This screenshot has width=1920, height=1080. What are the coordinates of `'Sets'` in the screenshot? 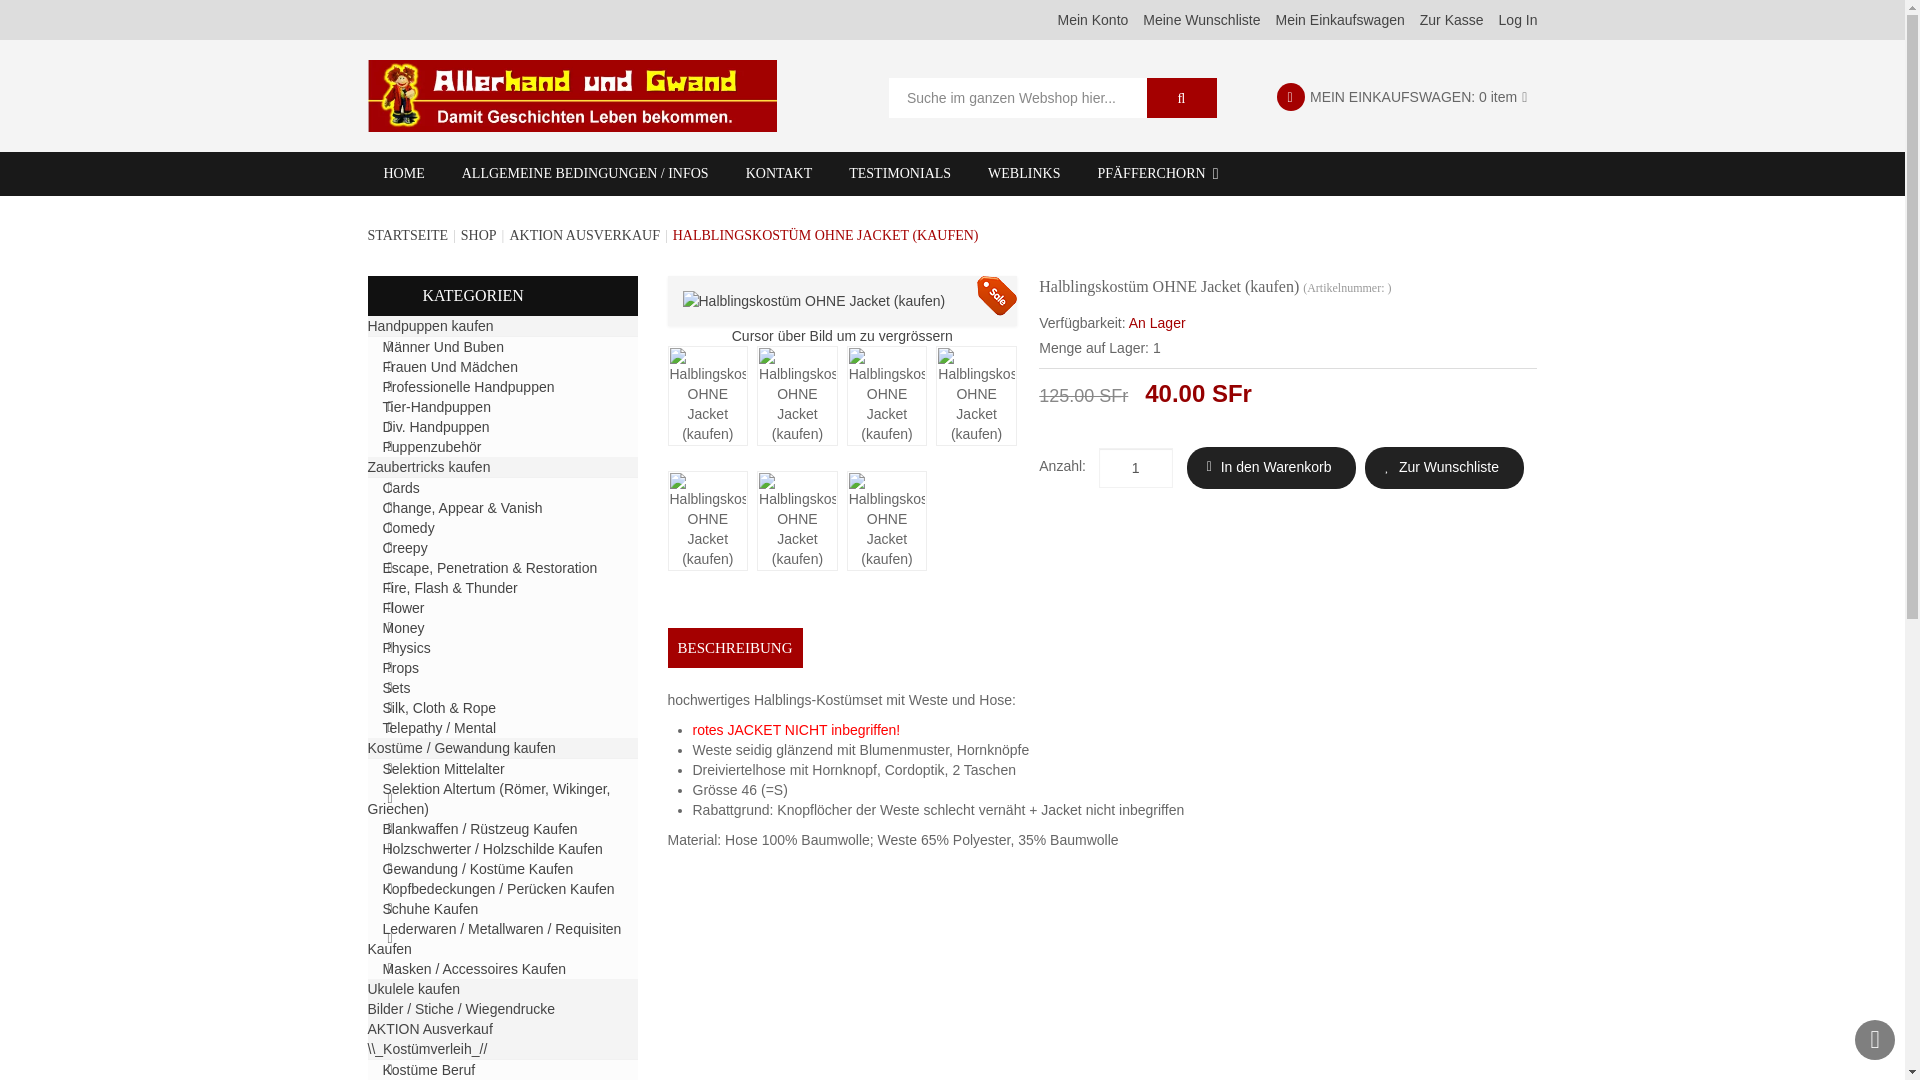 It's located at (395, 686).